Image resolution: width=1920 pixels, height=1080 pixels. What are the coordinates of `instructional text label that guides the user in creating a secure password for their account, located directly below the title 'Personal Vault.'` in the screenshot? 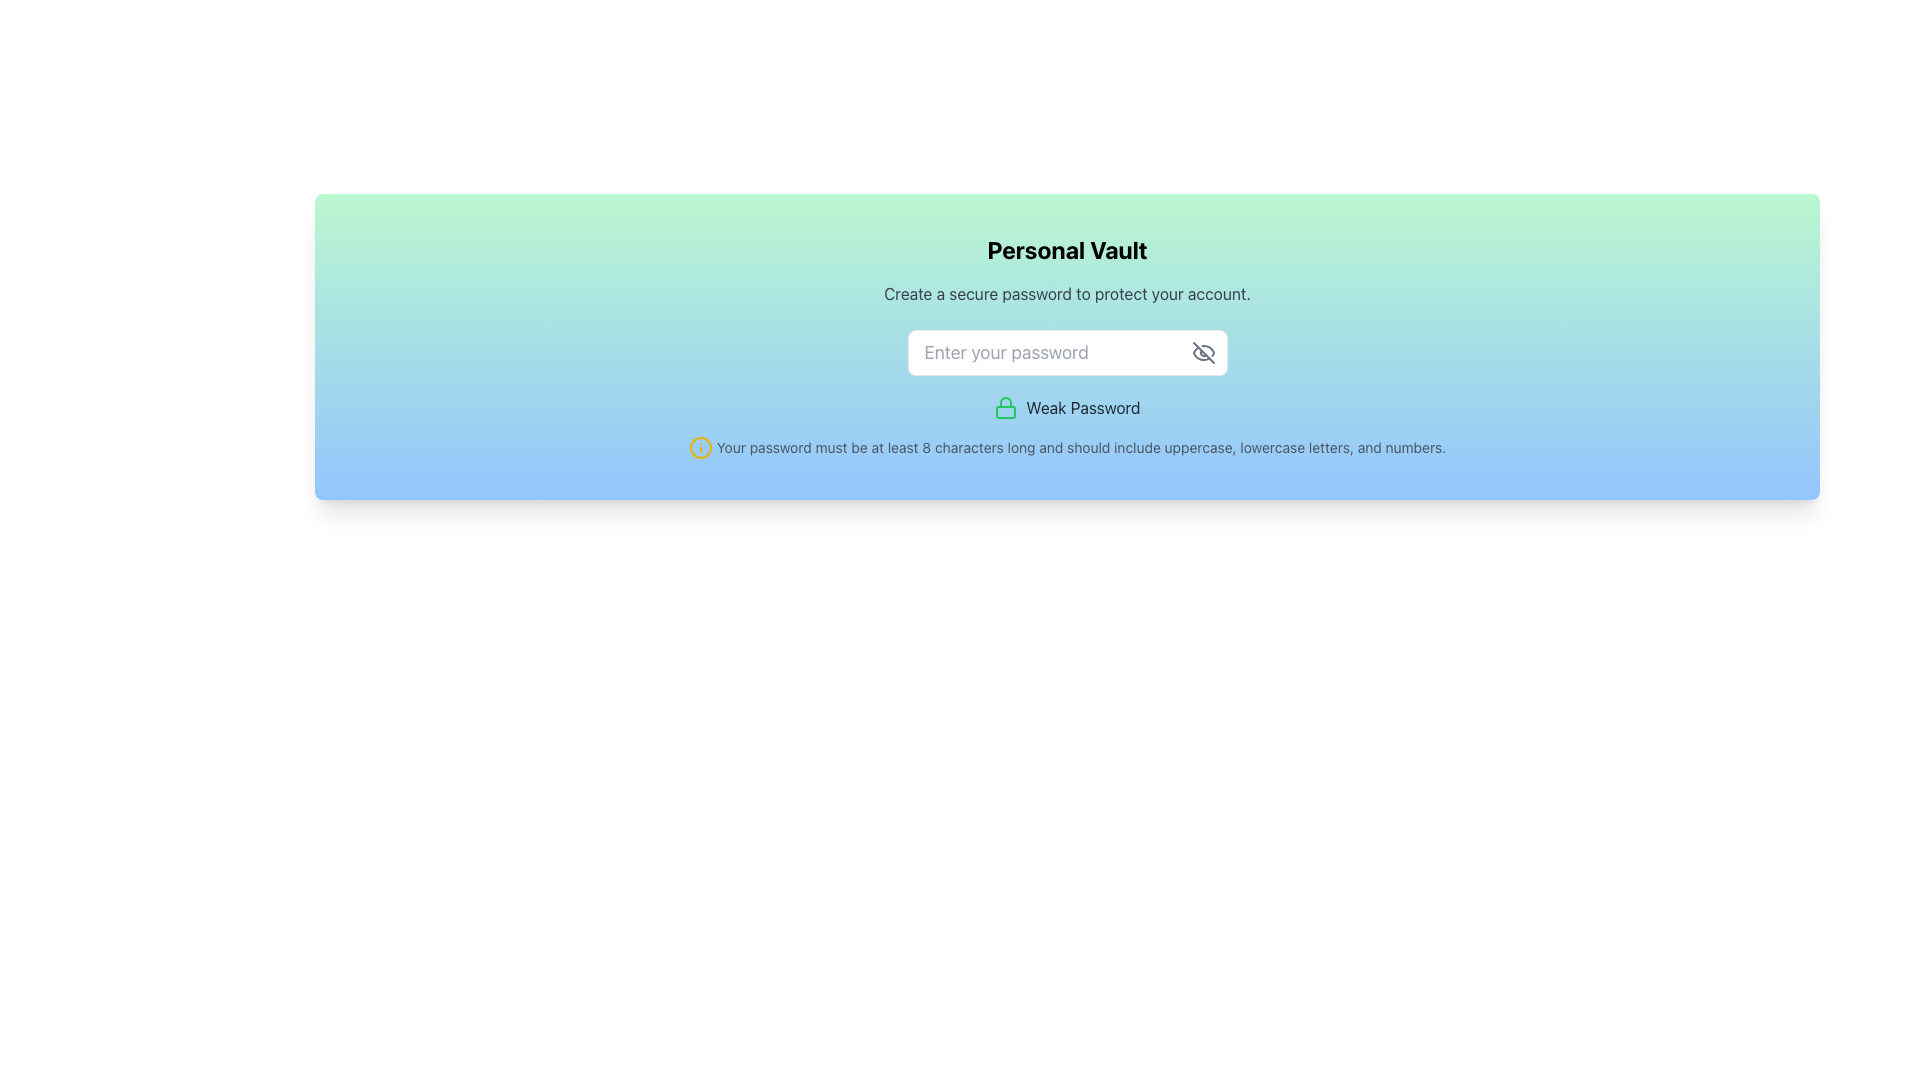 It's located at (1066, 293).